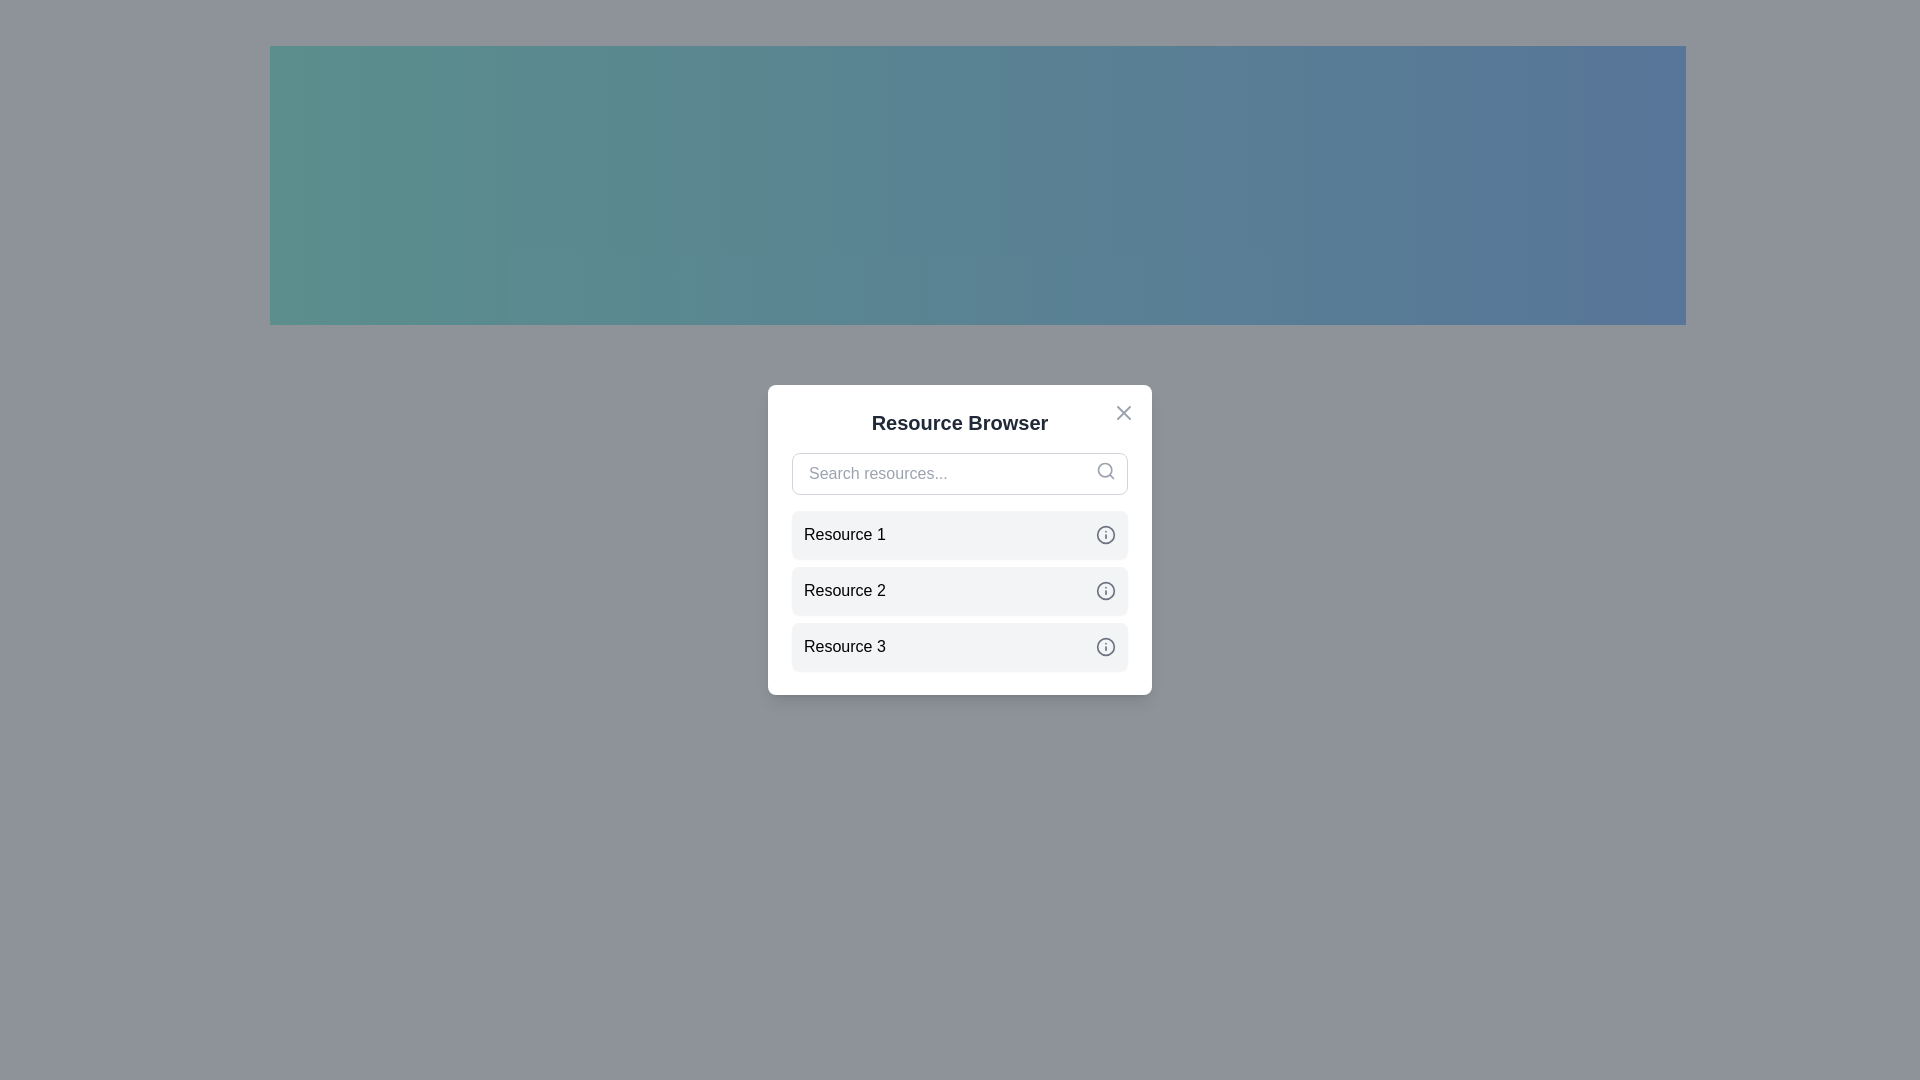  I want to click on the circular graphic icon representing information next to 'Resource 3' in the Resource Browser panel, so click(1104, 647).